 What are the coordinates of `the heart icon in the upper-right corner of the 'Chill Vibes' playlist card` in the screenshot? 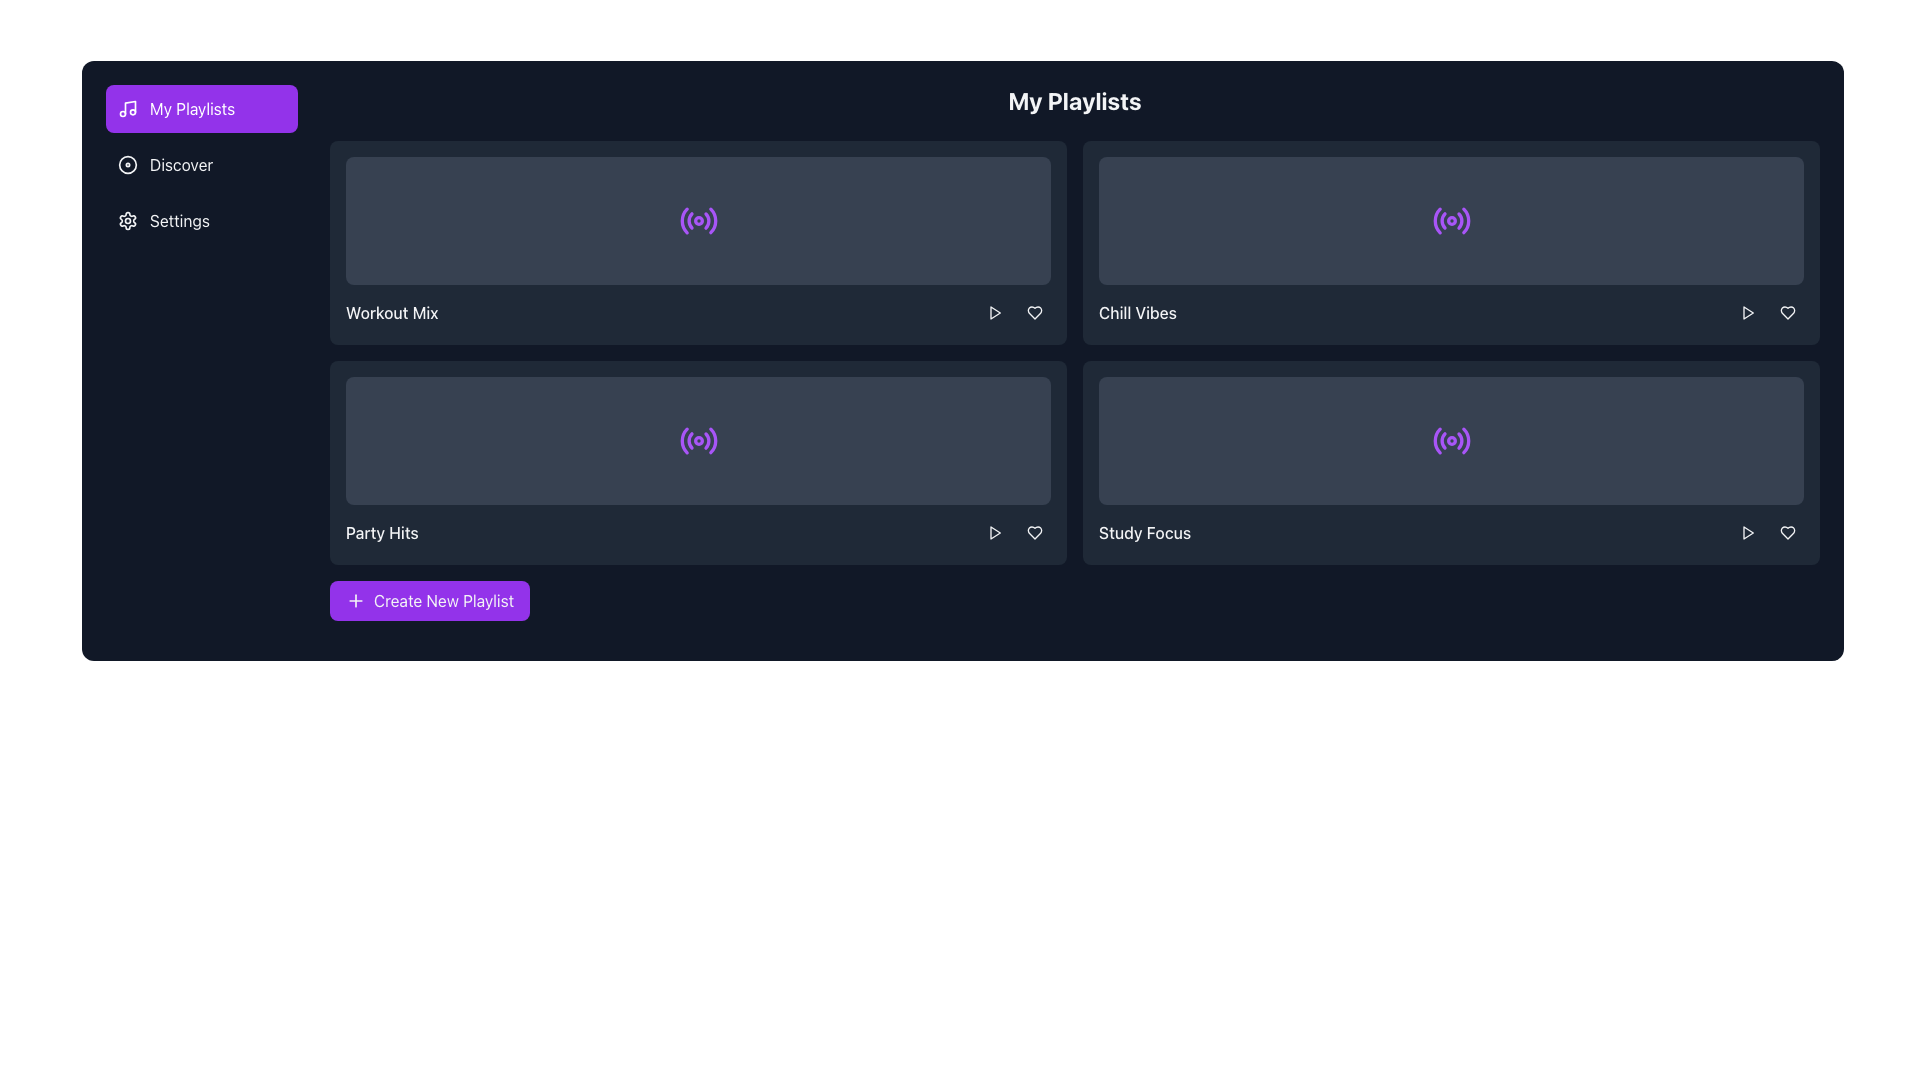 It's located at (1788, 312).